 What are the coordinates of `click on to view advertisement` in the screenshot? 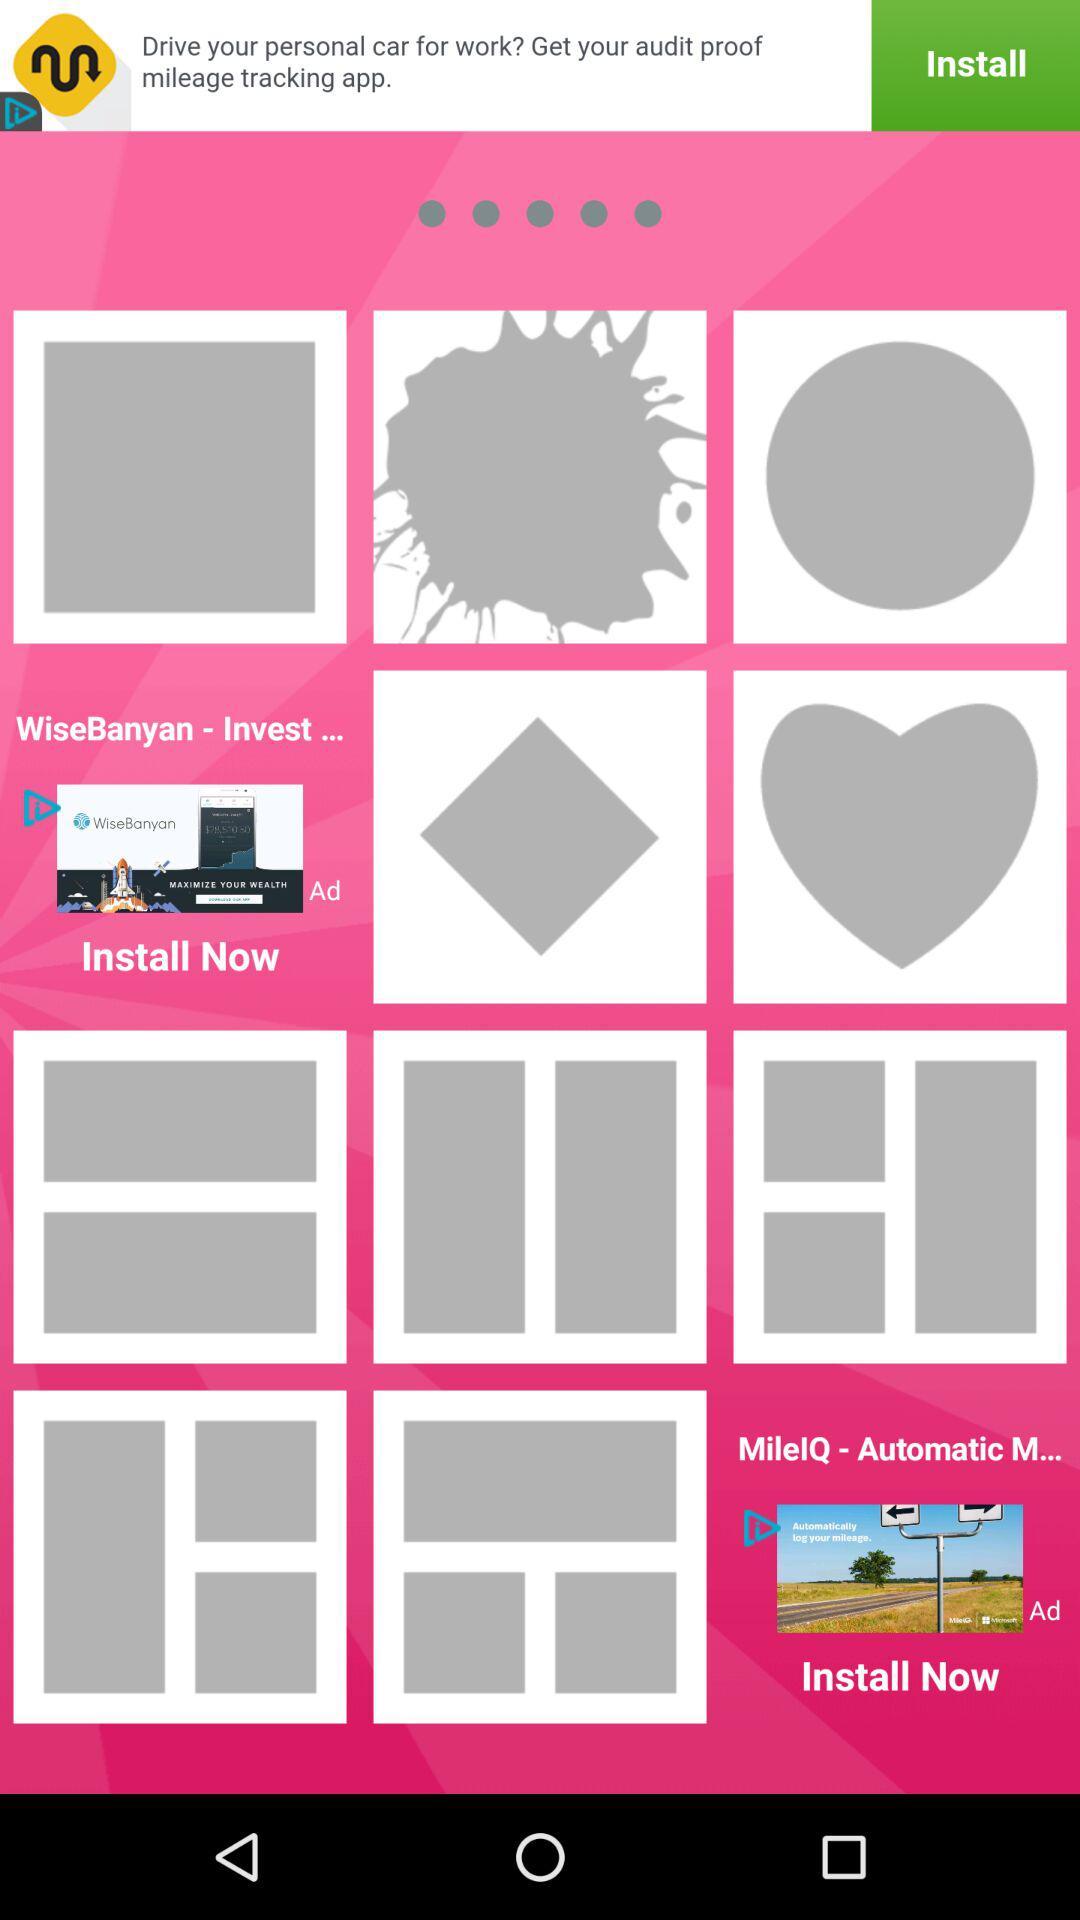 It's located at (898, 1567).